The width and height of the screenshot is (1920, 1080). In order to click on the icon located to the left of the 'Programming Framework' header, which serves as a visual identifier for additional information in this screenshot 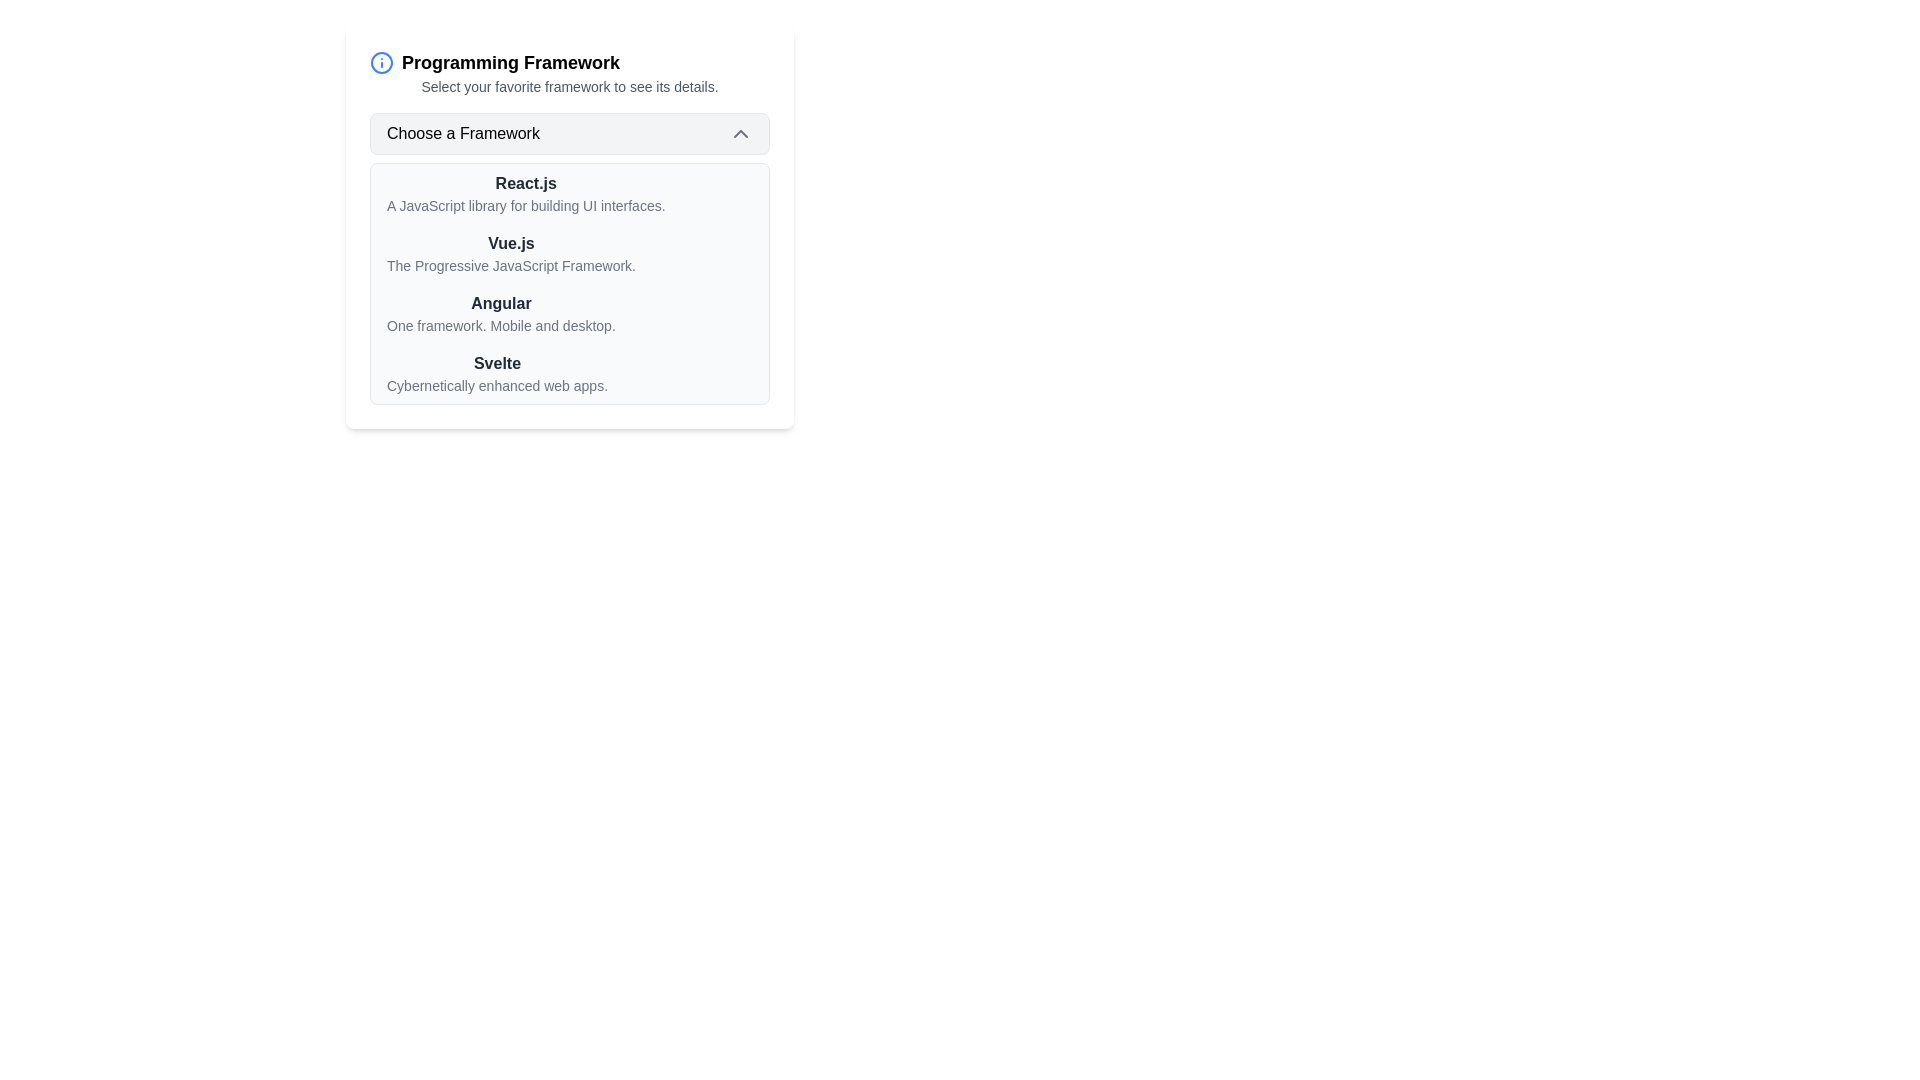, I will do `click(382, 61)`.